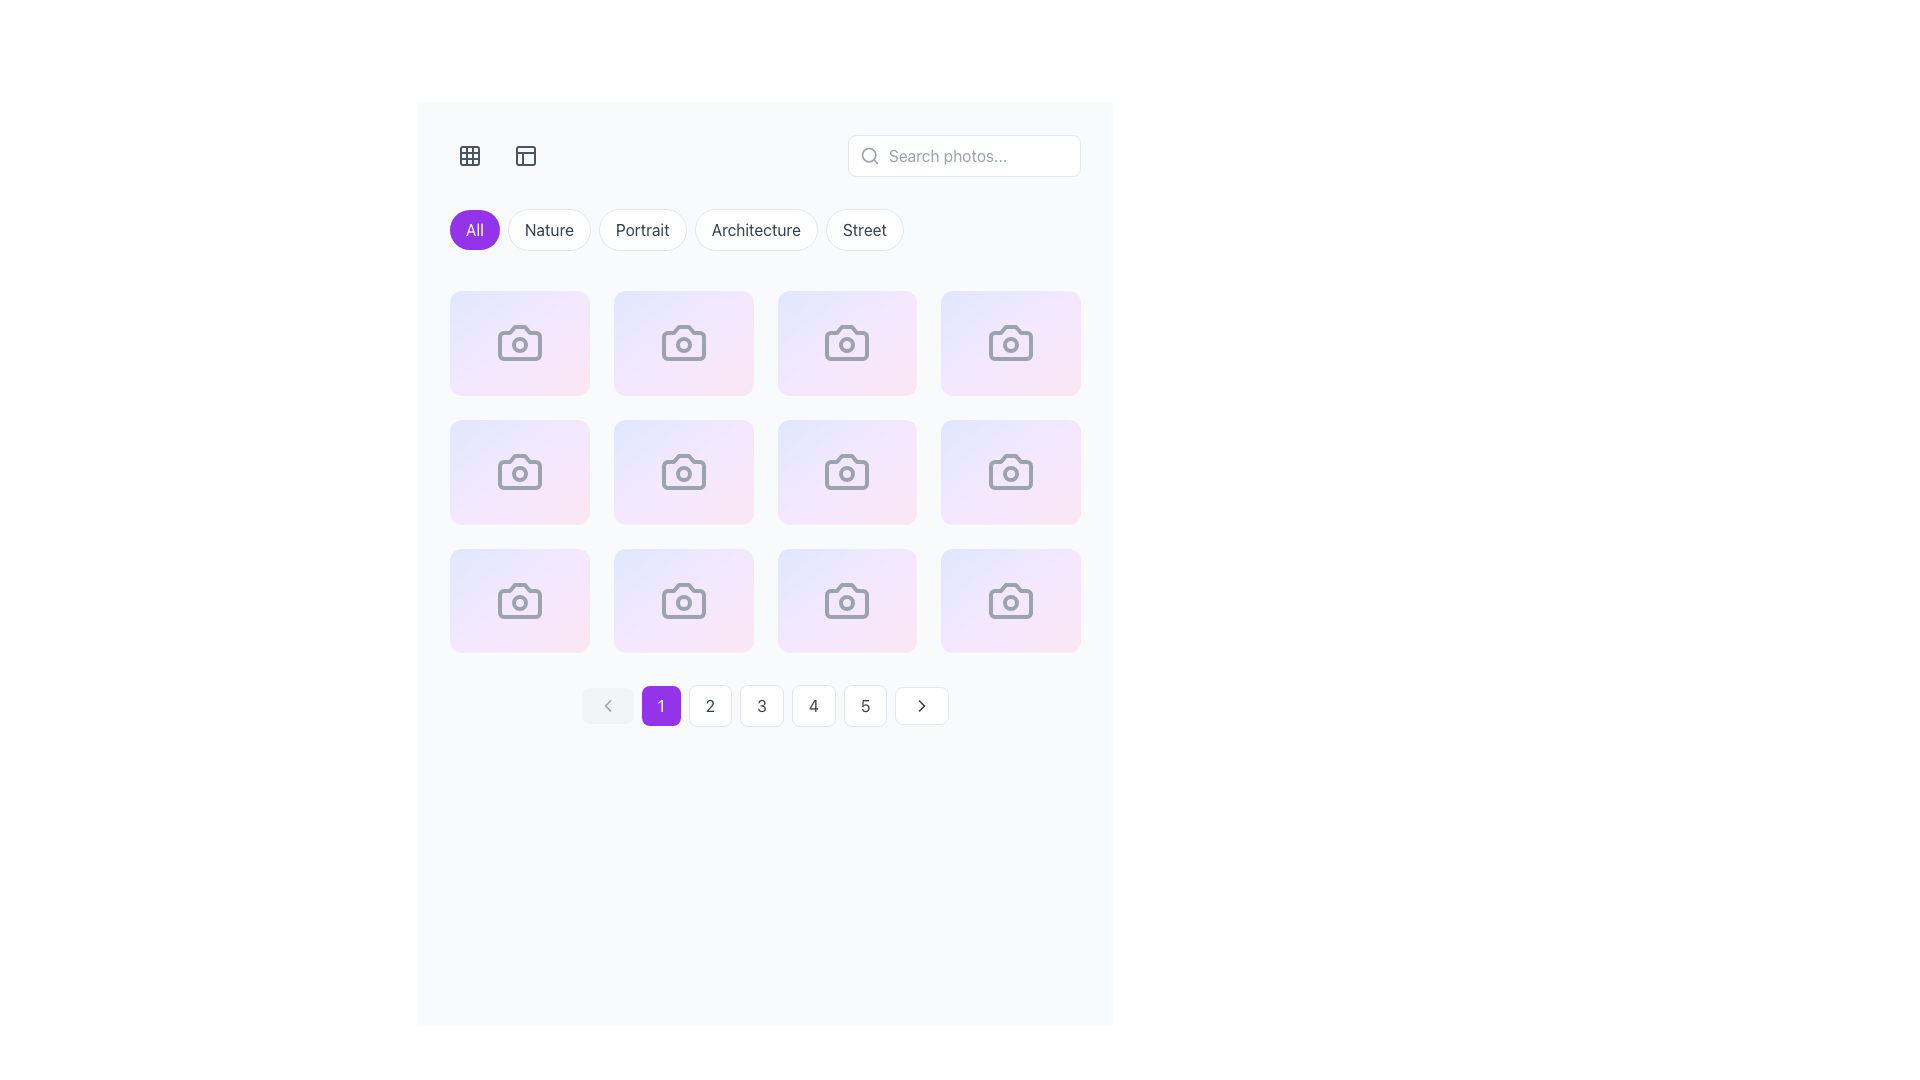 The width and height of the screenshot is (1920, 1080). What do you see at coordinates (760, 705) in the screenshot?
I see `the button labeled '3' with a white background and a light gray border to observe hover effects` at bounding box center [760, 705].